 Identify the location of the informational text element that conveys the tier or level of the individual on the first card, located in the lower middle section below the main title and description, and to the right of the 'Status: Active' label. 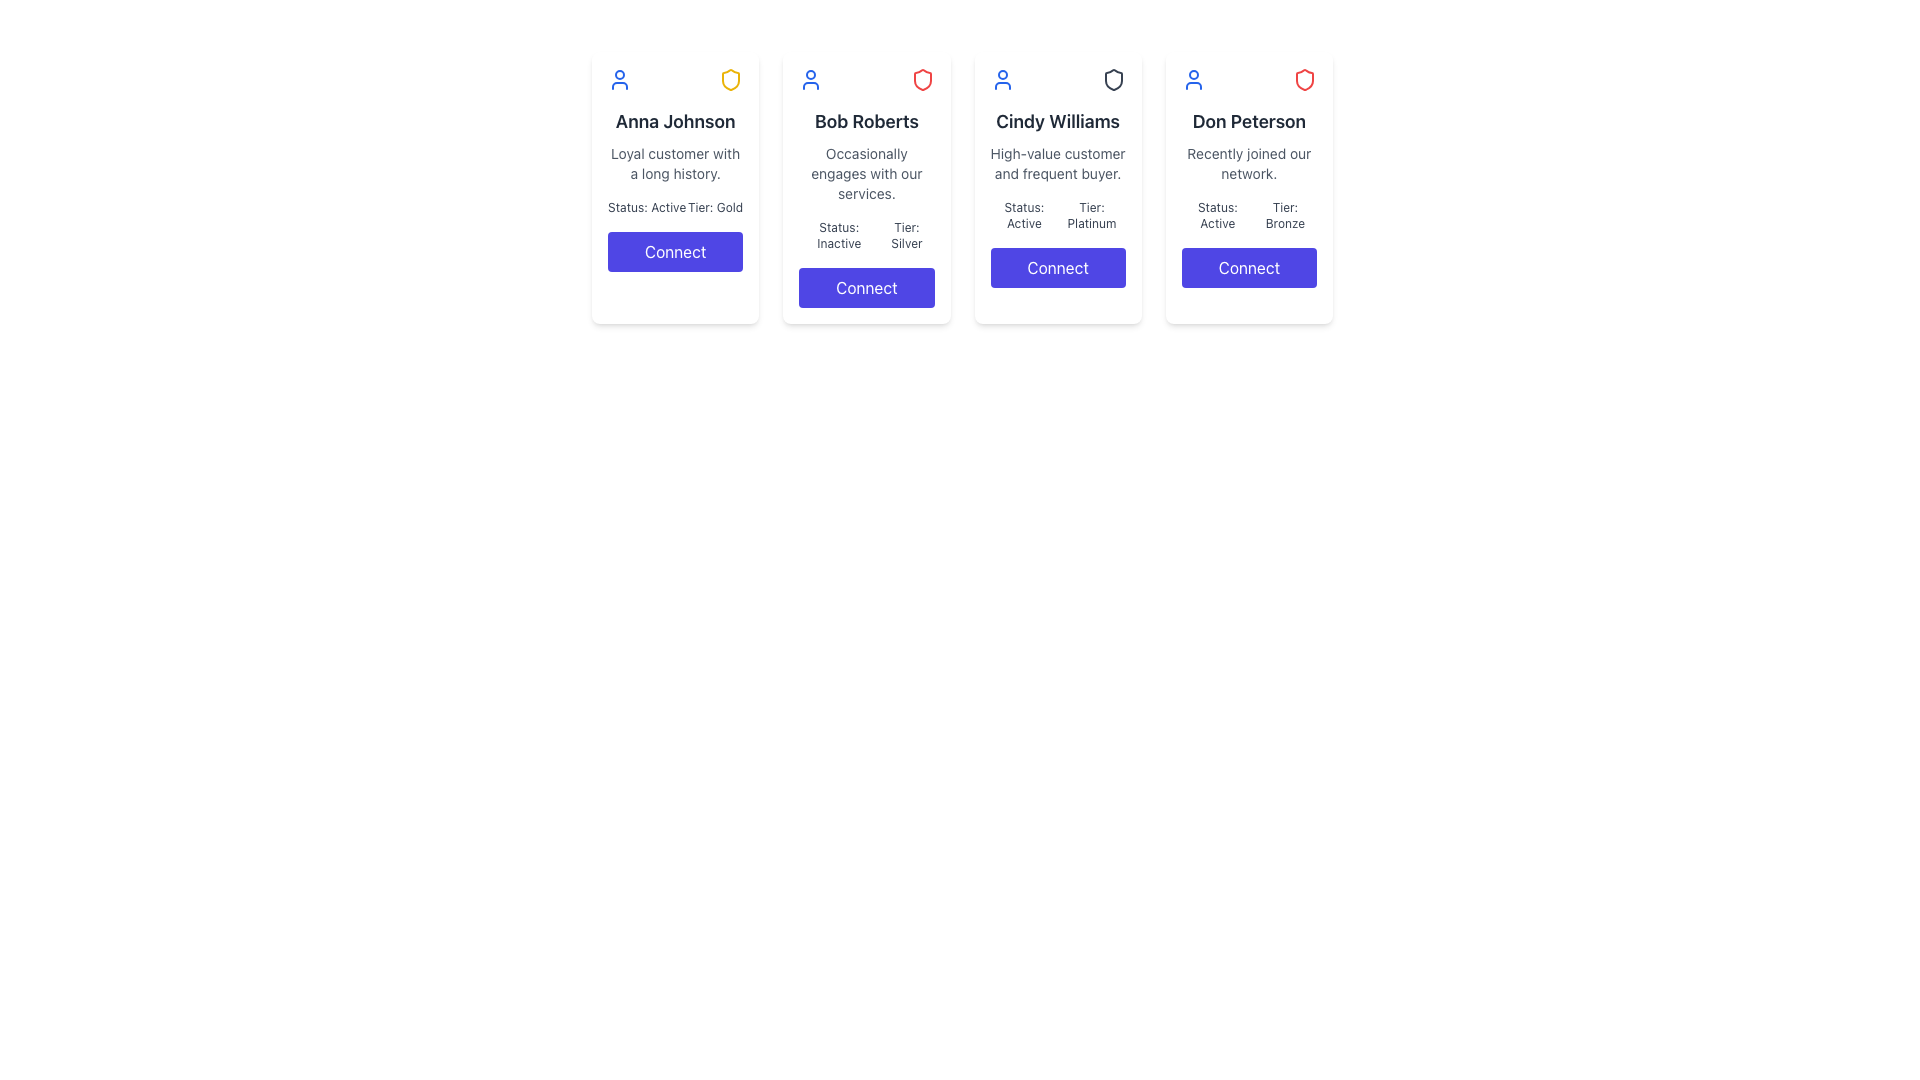
(715, 208).